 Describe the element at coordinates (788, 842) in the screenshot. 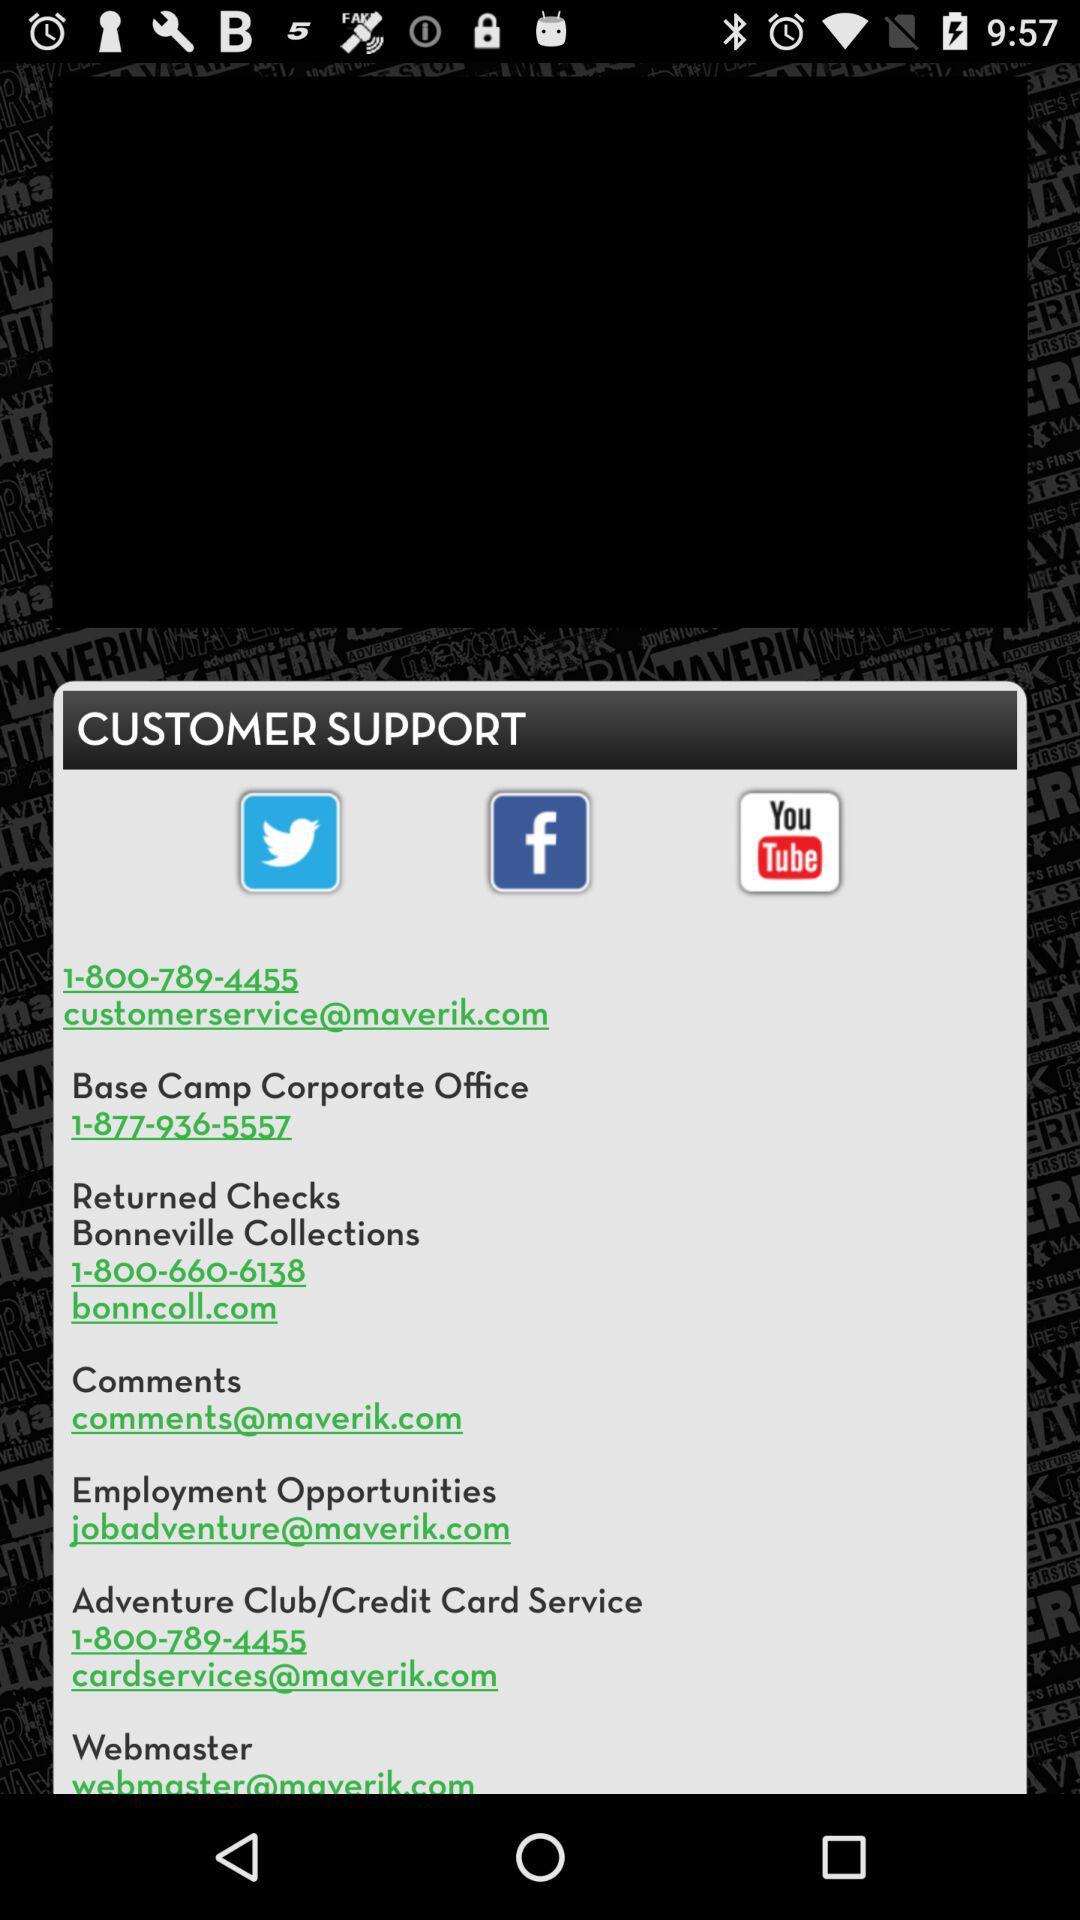

I see `youtube` at that location.